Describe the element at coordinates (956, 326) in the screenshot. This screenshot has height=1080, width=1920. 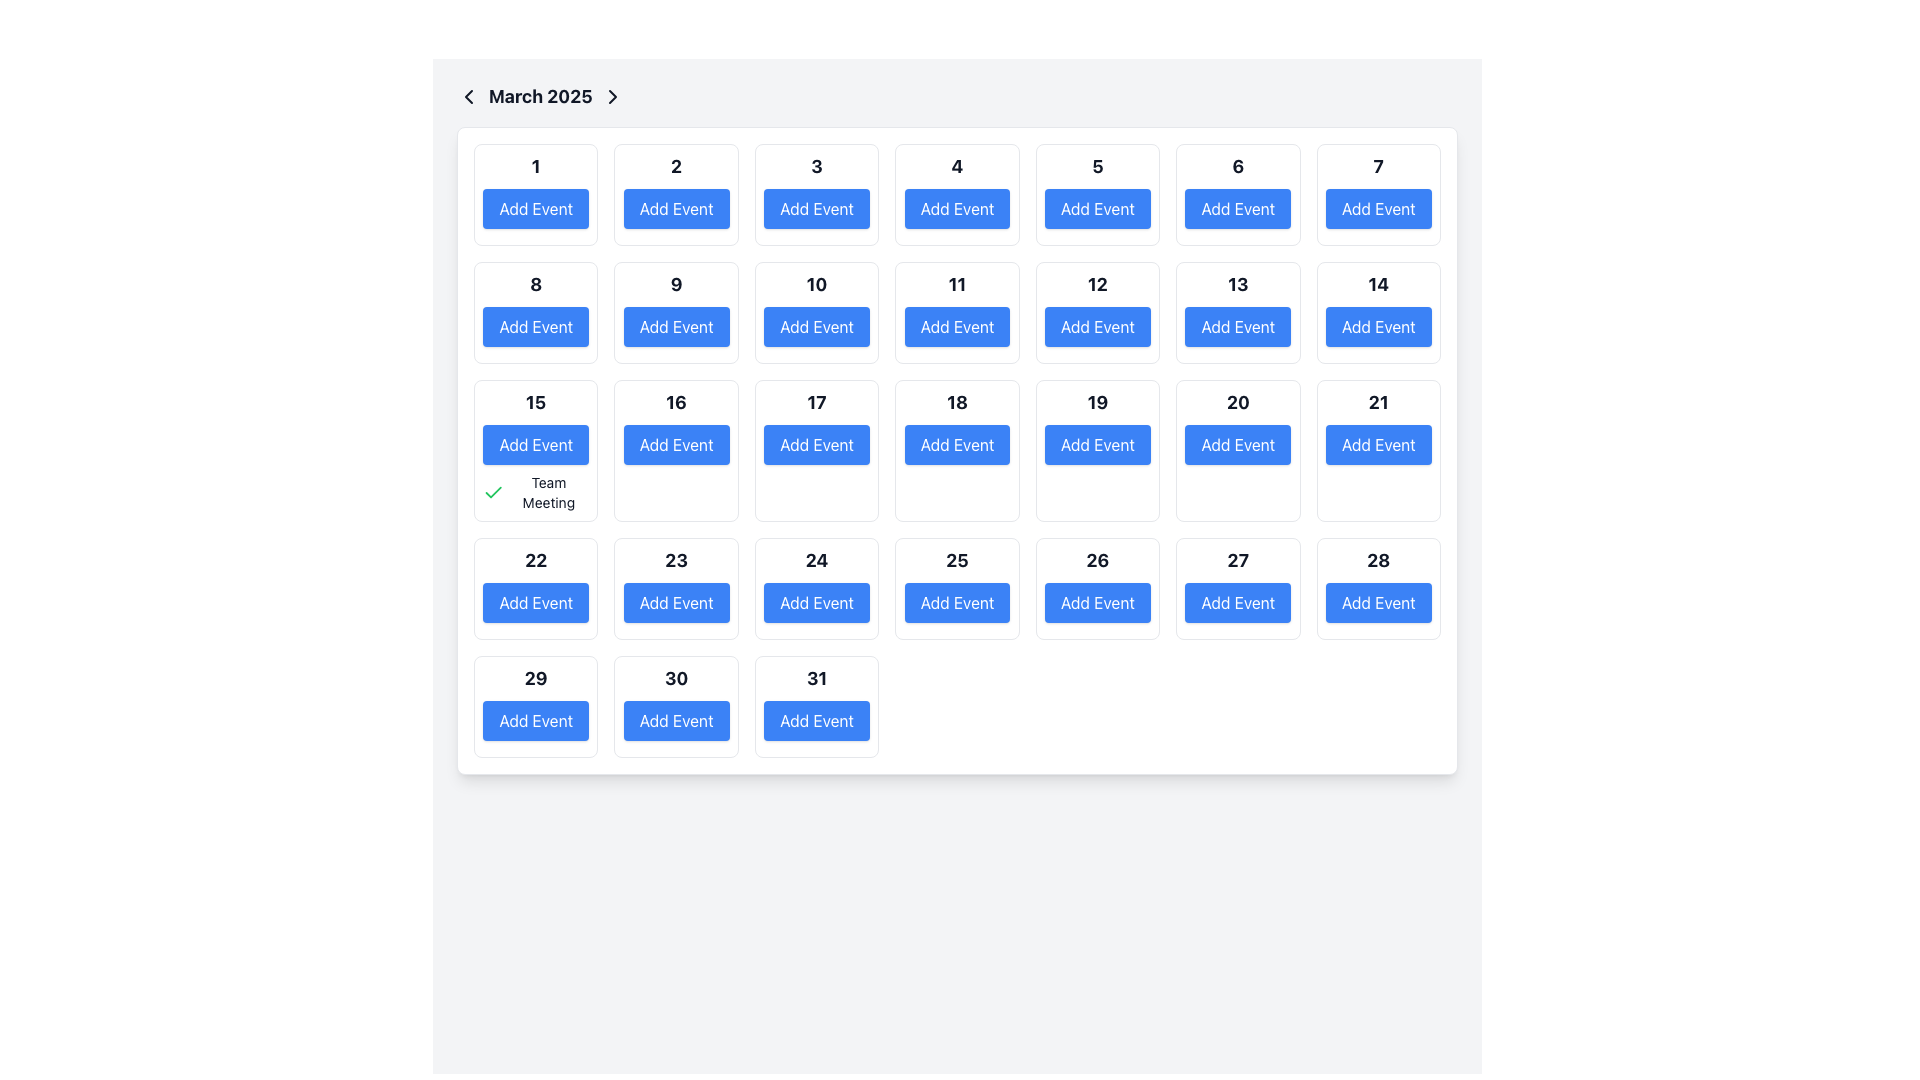
I see `the 'Add Event' button, a blue rectangular button with rounded corners, located in the calendar grid cell labeled '11'` at that location.